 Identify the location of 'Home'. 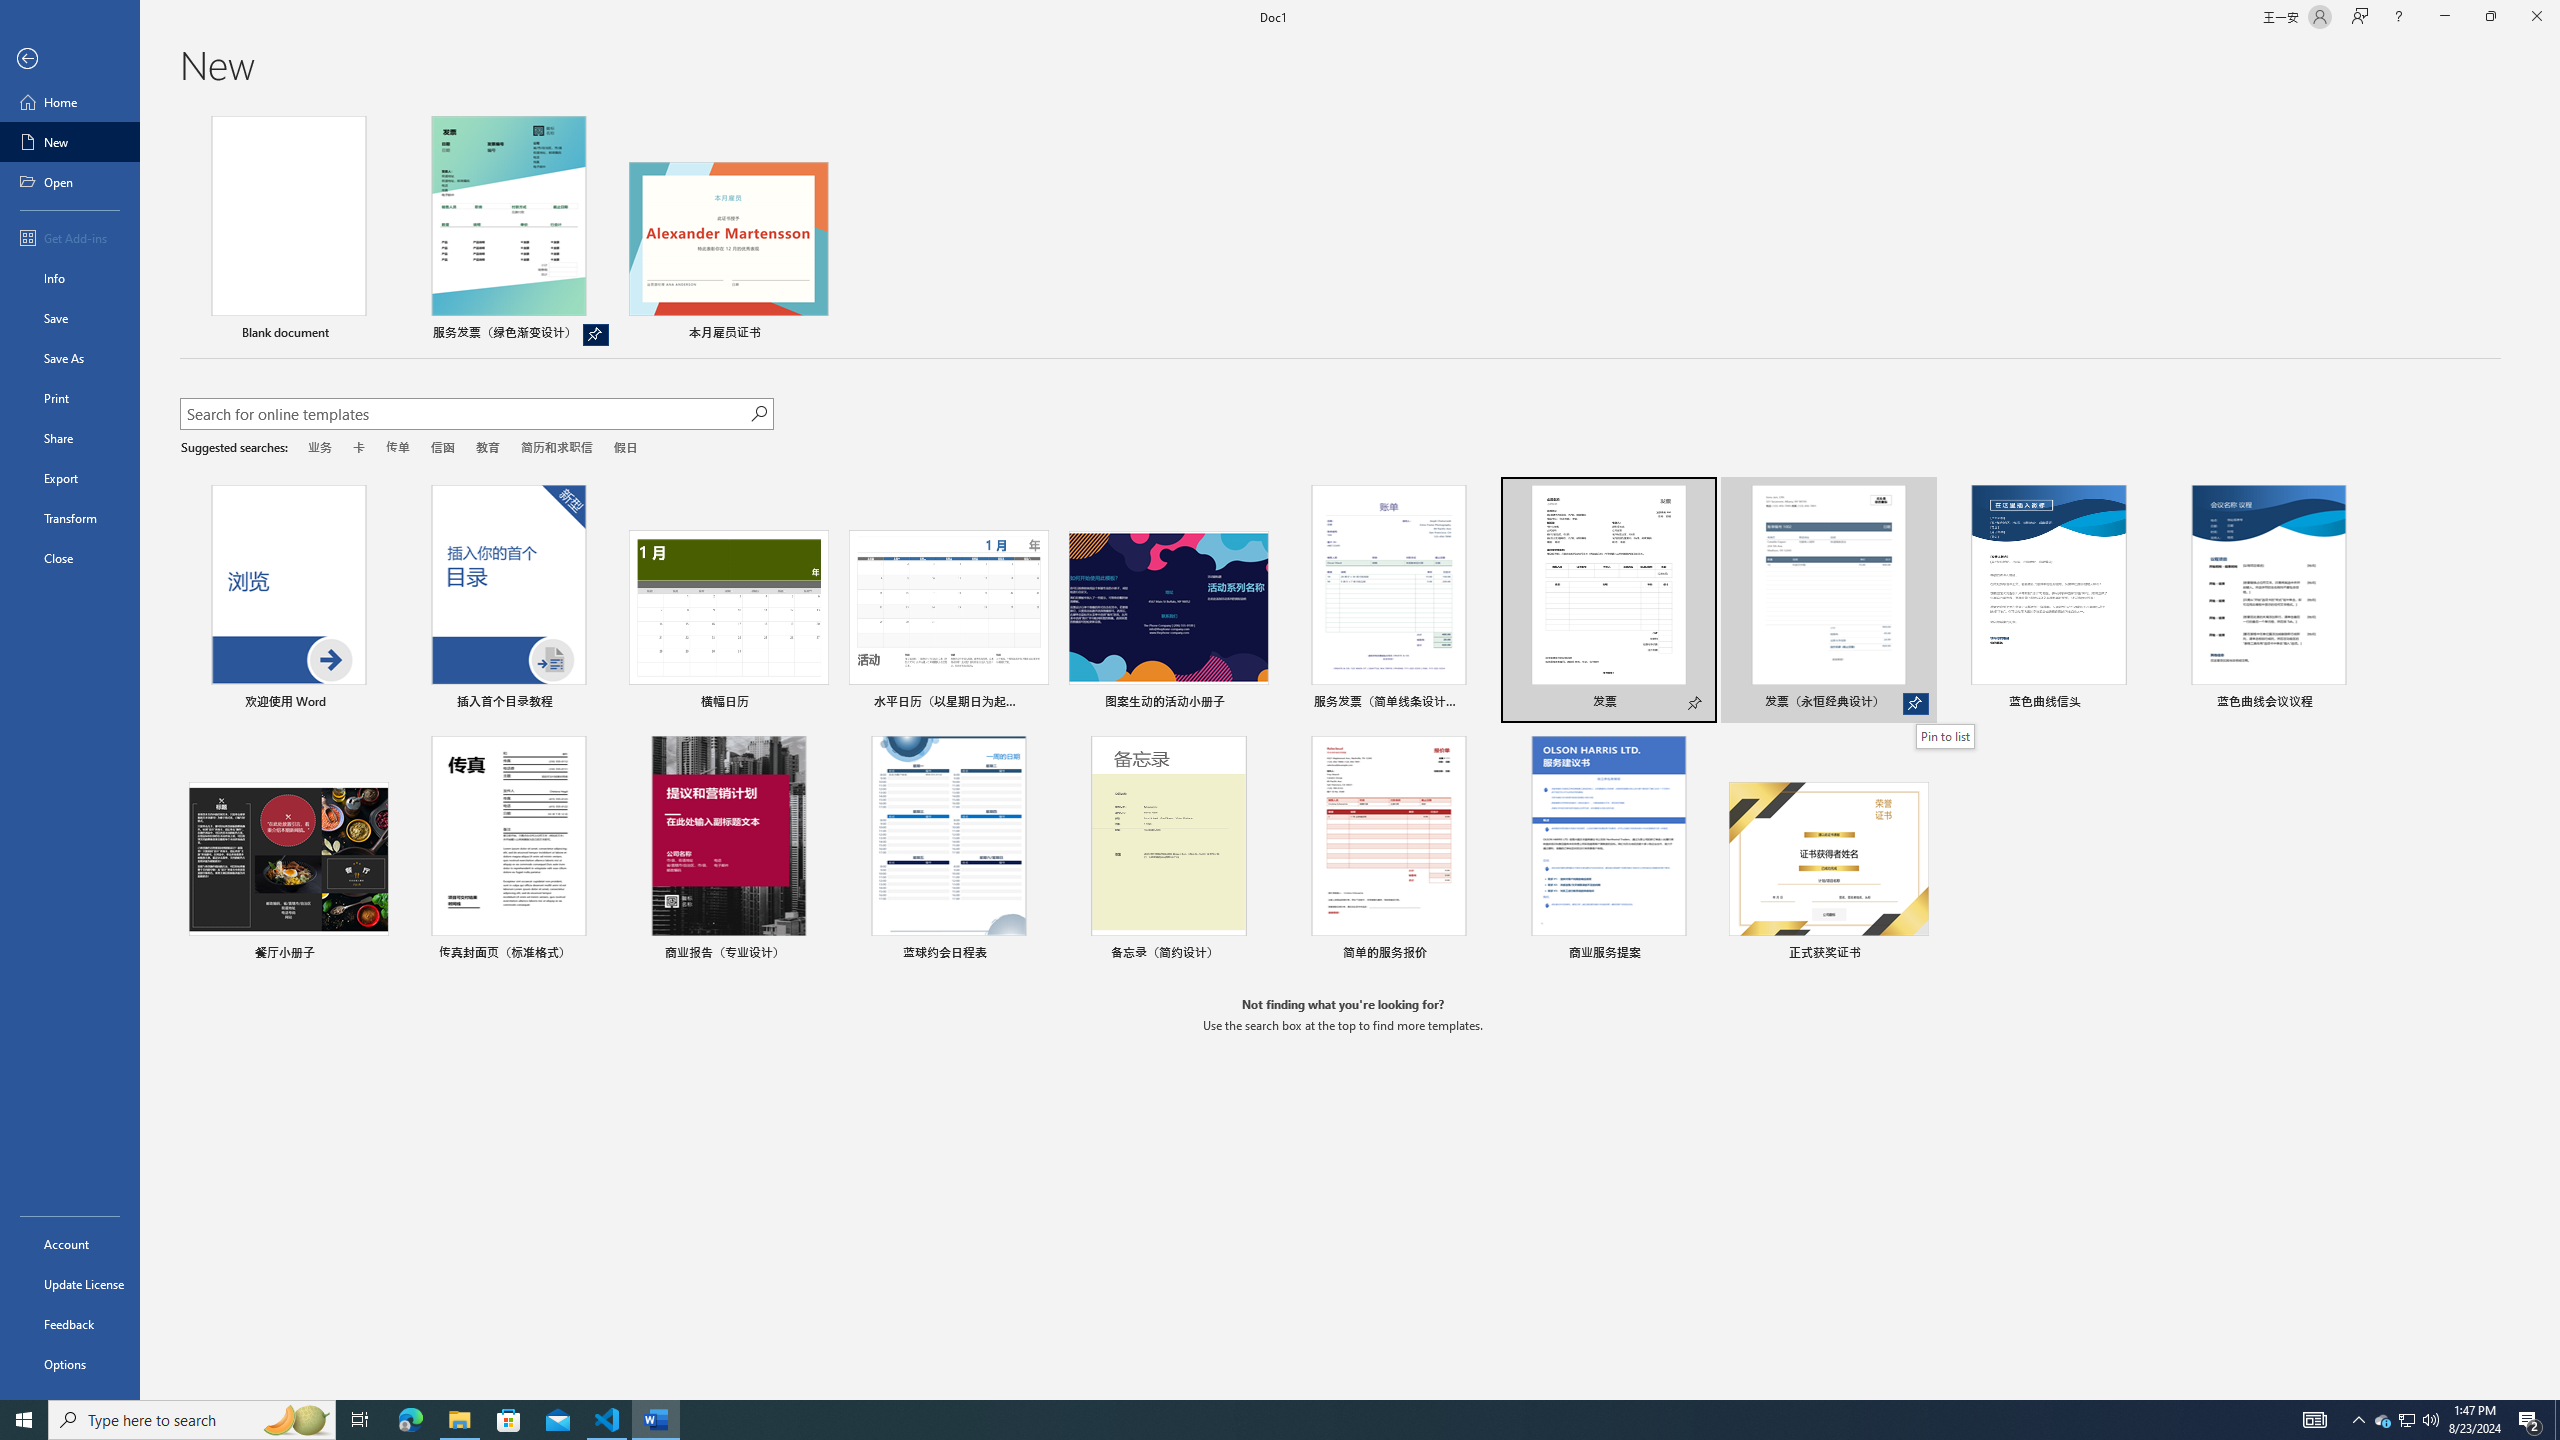
(69, 102).